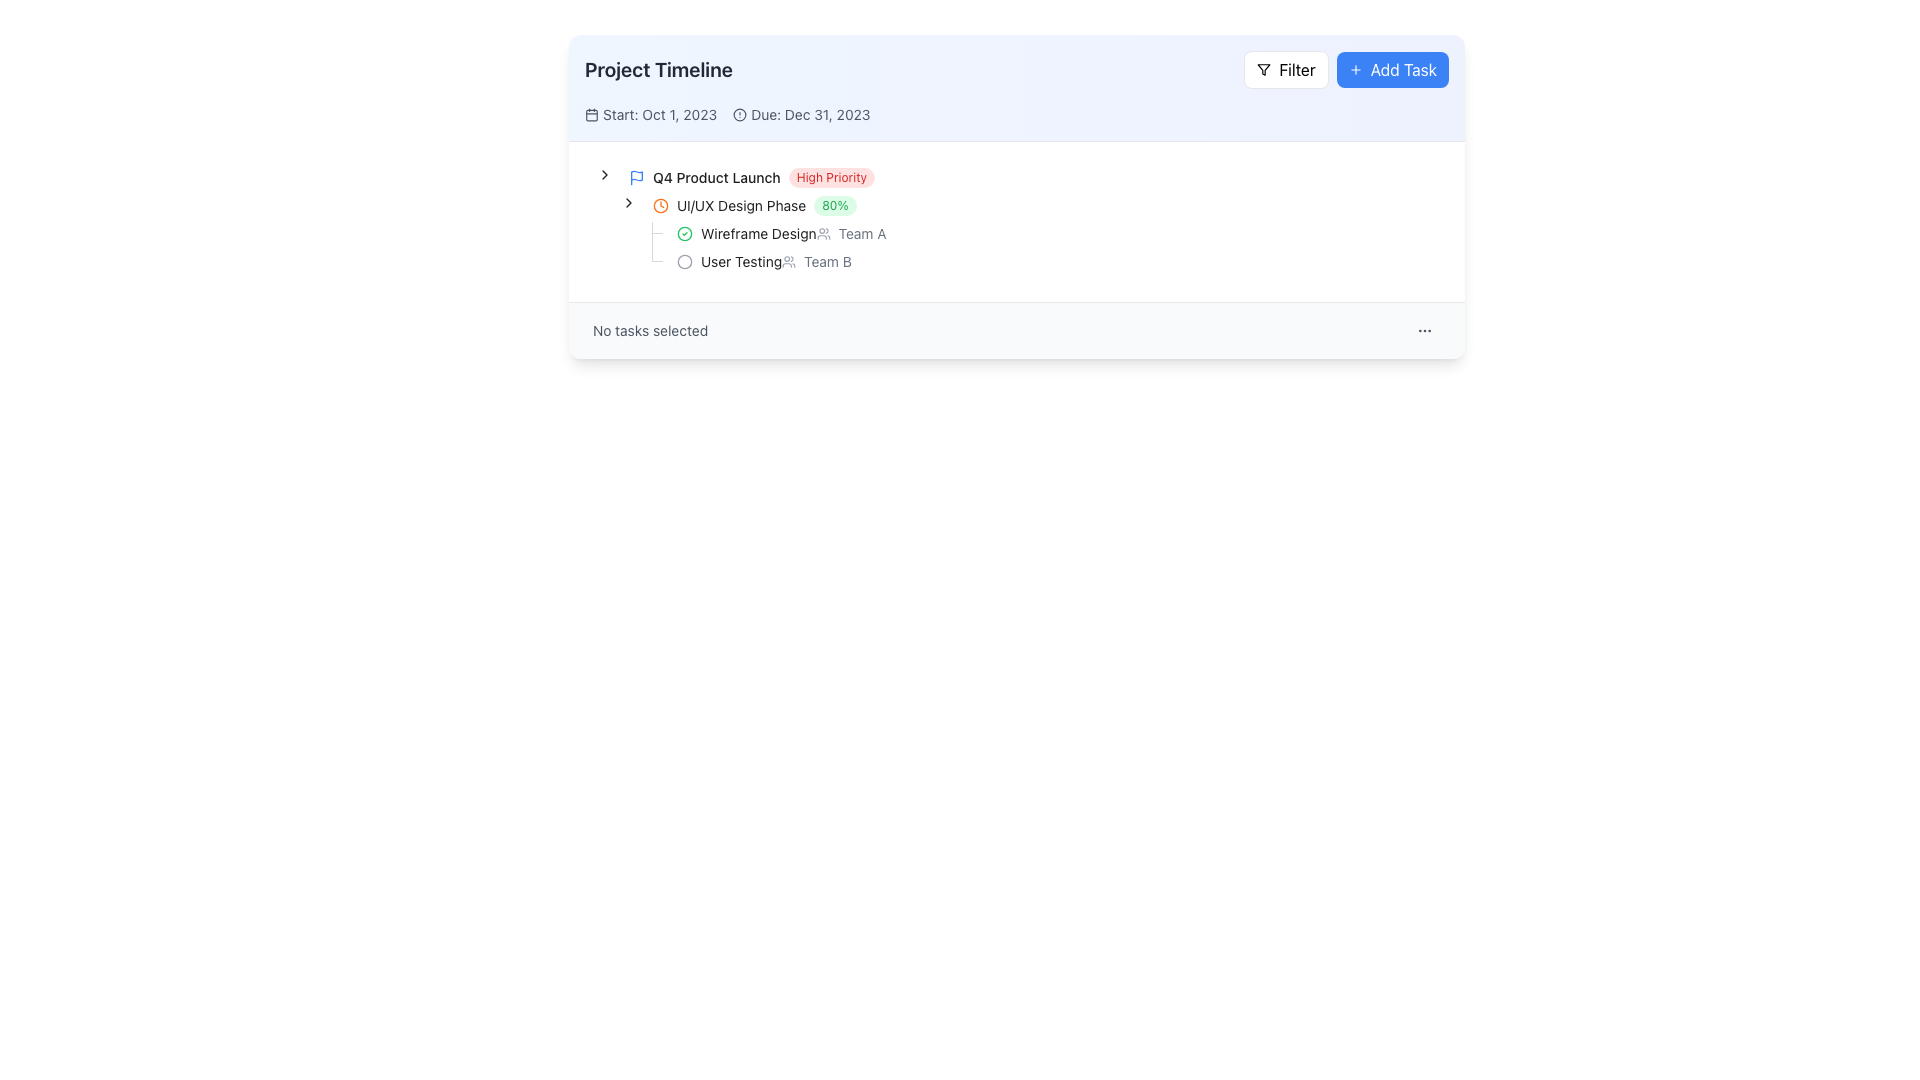 This screenshot has width=1920, height=1080. I want to click on text of the label located in the upper-right section of the page, adjacent to a funnel-shaped icon, which serves as a descriptor for the filter functionality, so click(1297, 68).